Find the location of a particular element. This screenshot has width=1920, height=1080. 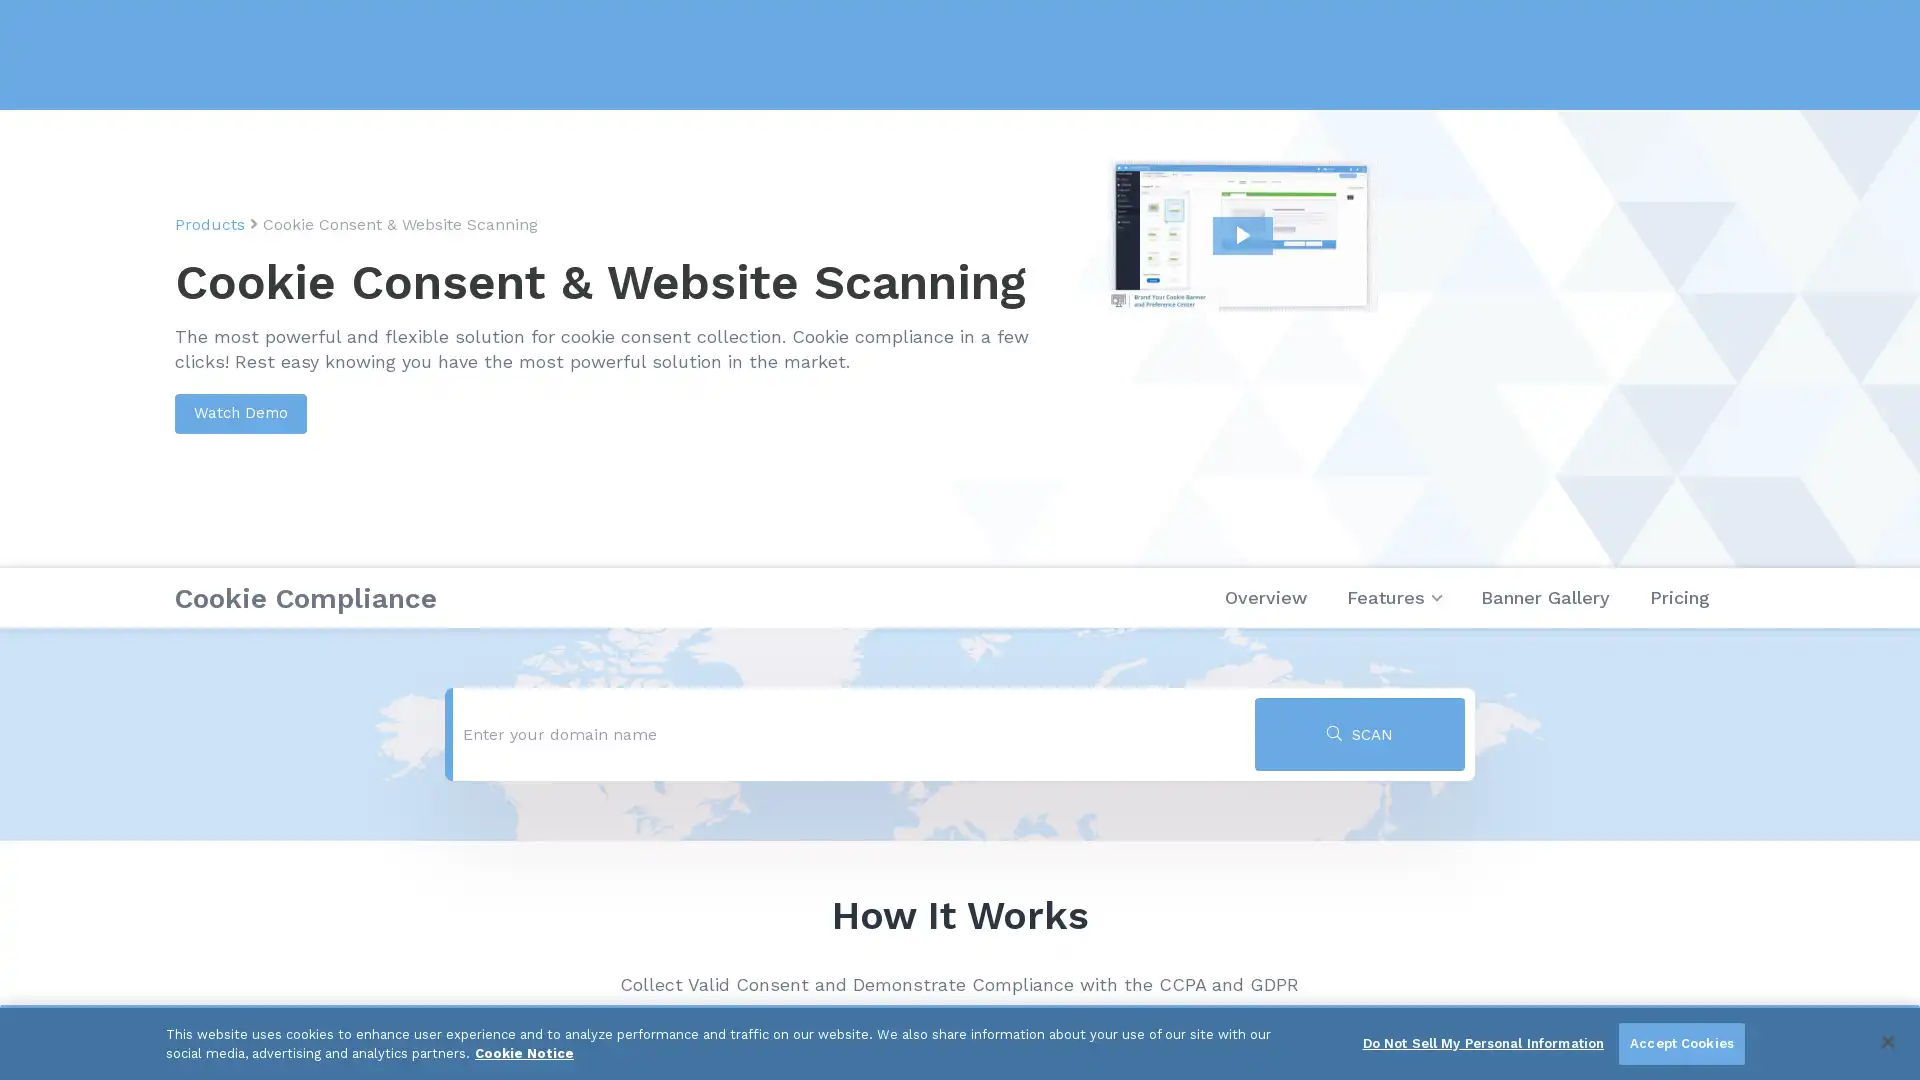

Close is located at coordinates (1886, 1040).